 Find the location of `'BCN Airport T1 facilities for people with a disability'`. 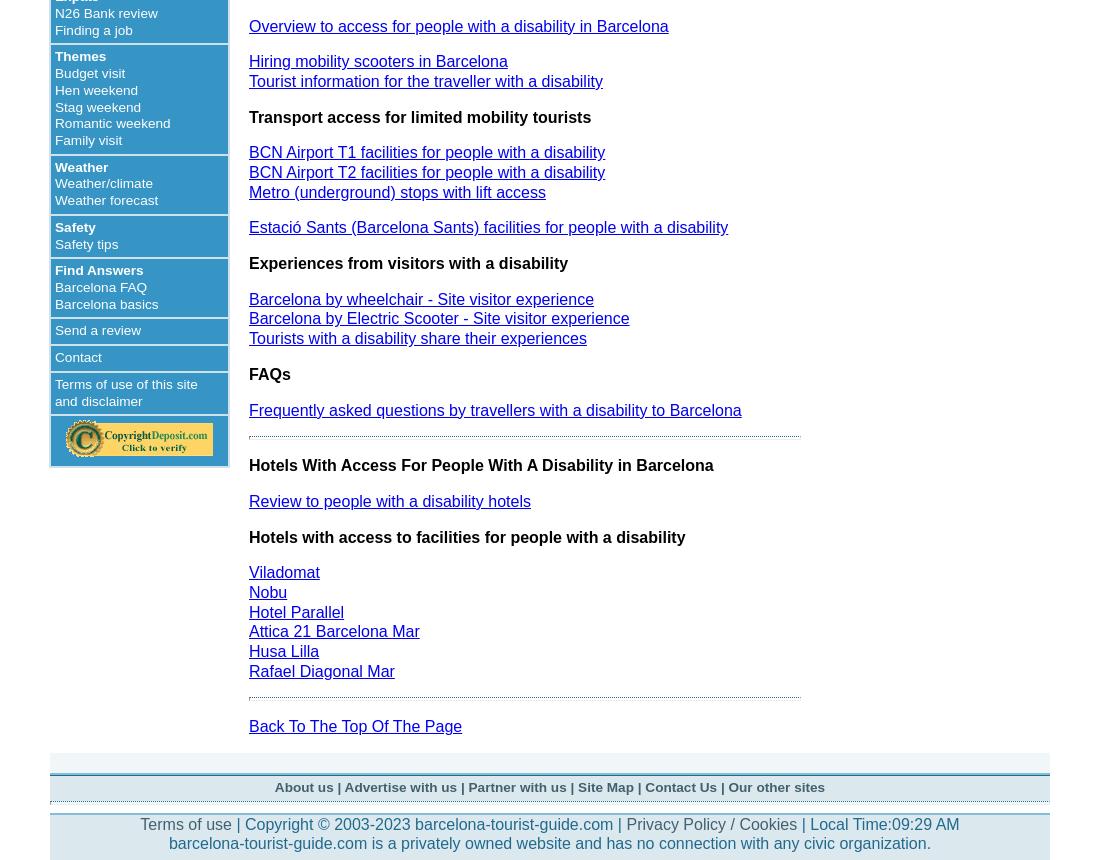

'BCN Airport T1 facilities for people with a disability' is located at coordinates (426, 152).